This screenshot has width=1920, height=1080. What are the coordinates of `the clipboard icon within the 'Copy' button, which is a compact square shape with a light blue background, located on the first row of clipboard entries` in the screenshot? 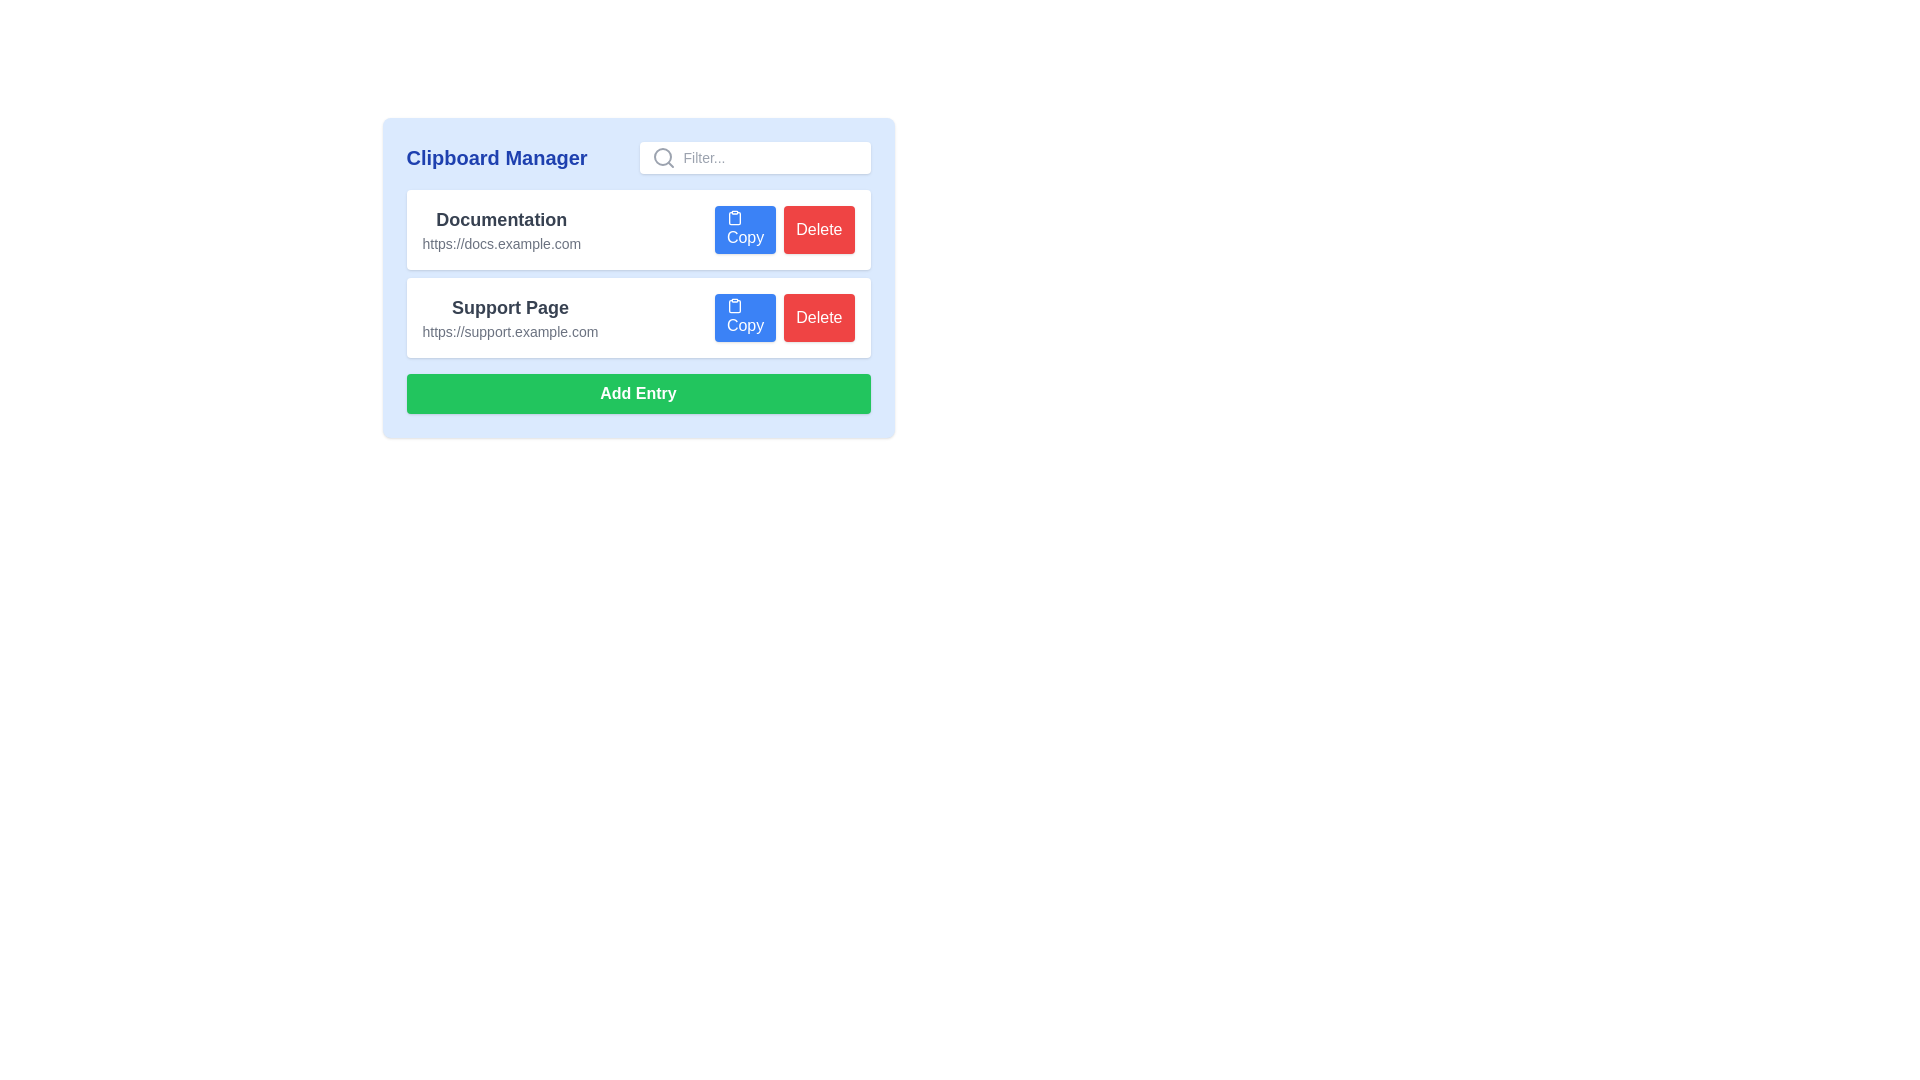 It's located at (733, 218).